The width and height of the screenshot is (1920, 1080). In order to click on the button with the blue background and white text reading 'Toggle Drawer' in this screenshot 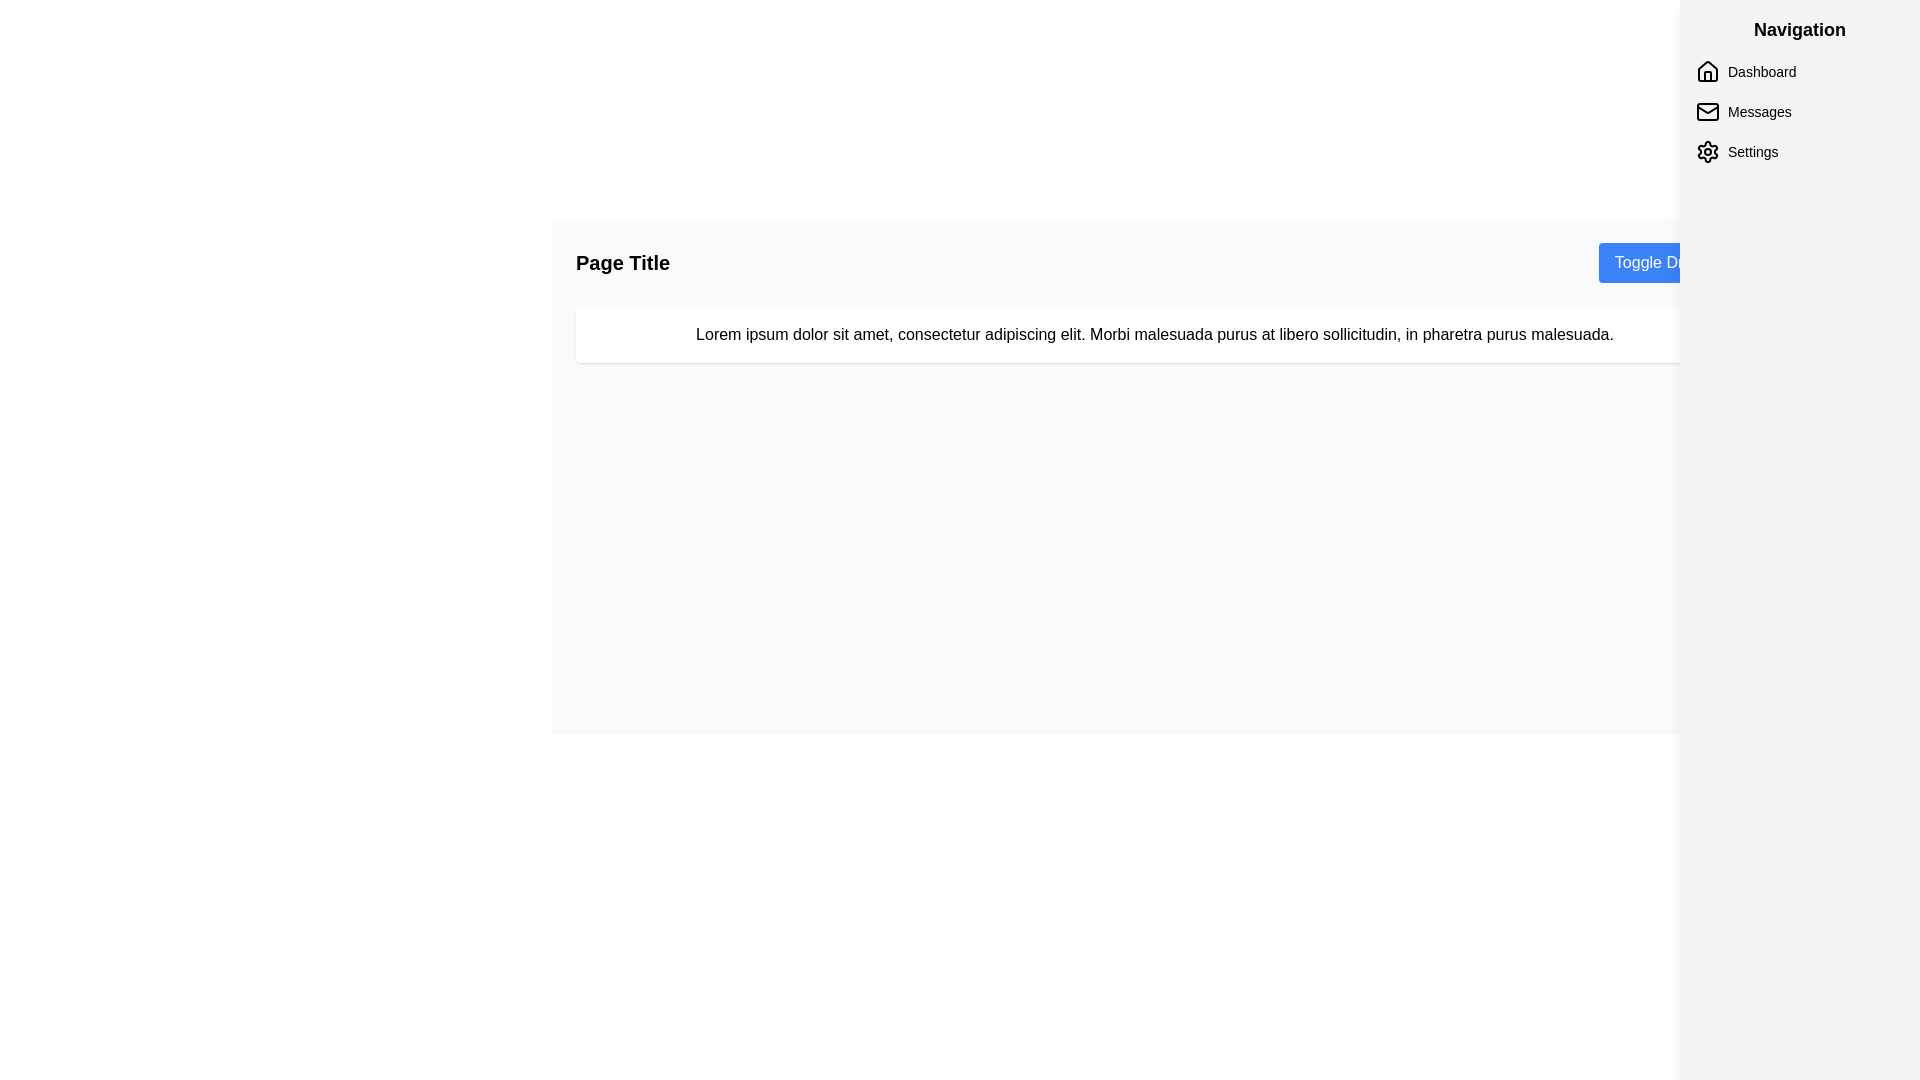, I will do `click(1666, 261)`.